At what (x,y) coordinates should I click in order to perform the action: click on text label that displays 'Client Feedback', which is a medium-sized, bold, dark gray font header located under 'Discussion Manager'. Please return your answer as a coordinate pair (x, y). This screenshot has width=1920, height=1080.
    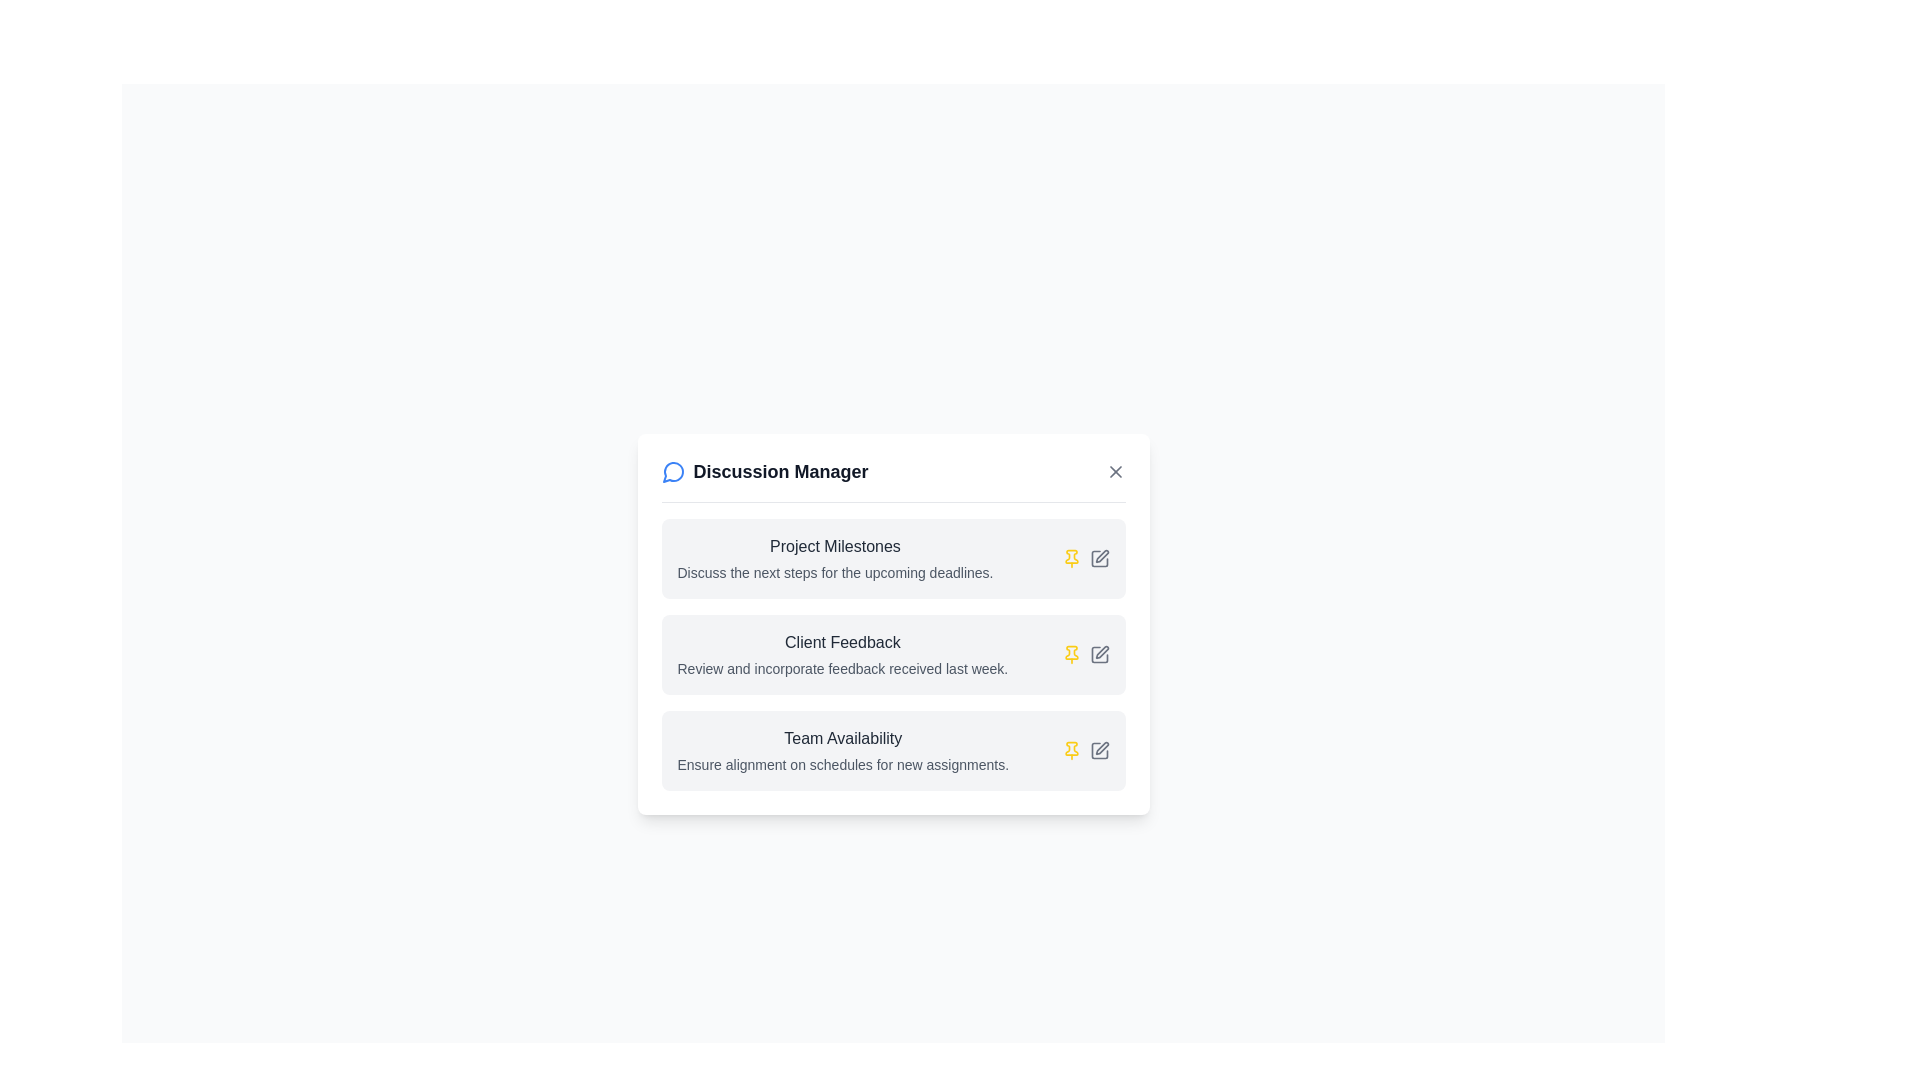
    Looking at the image, I should click on (842, 642).